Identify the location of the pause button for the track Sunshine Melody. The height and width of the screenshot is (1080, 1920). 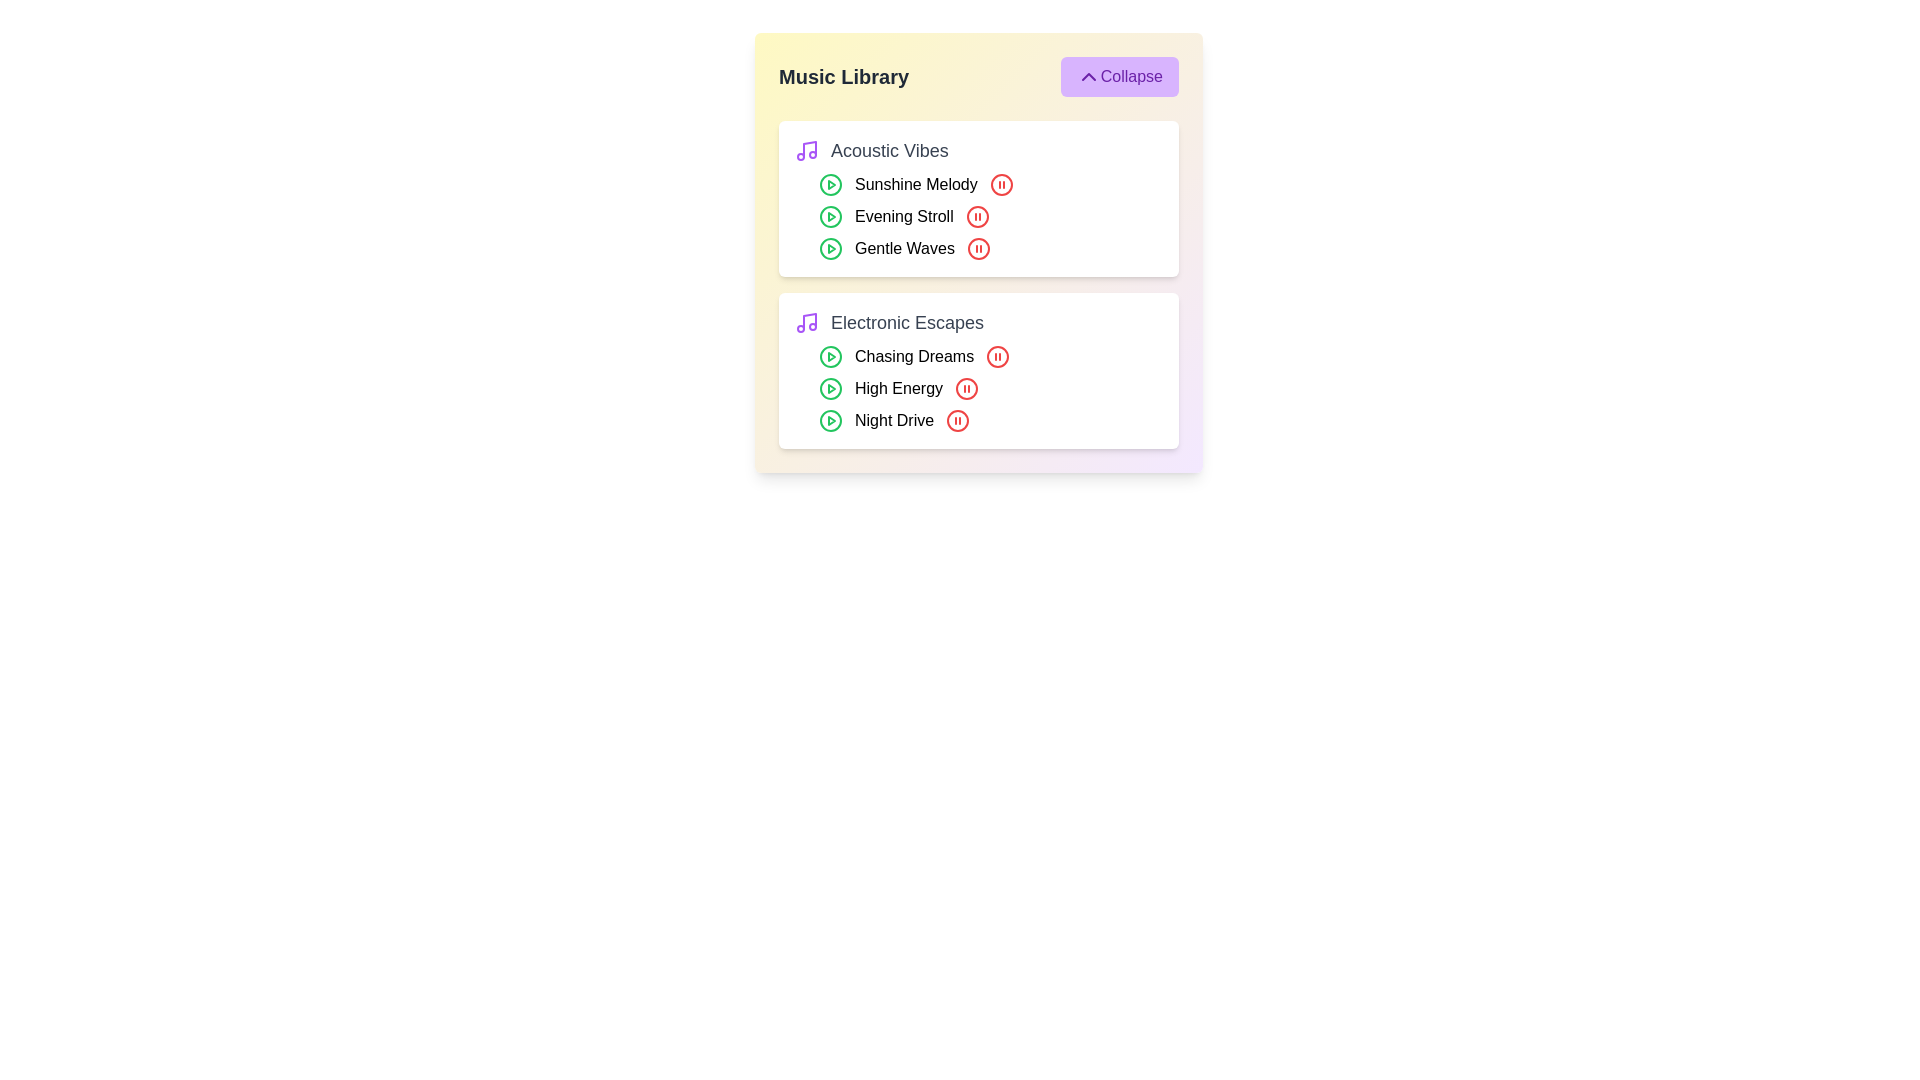
(1001, 185).